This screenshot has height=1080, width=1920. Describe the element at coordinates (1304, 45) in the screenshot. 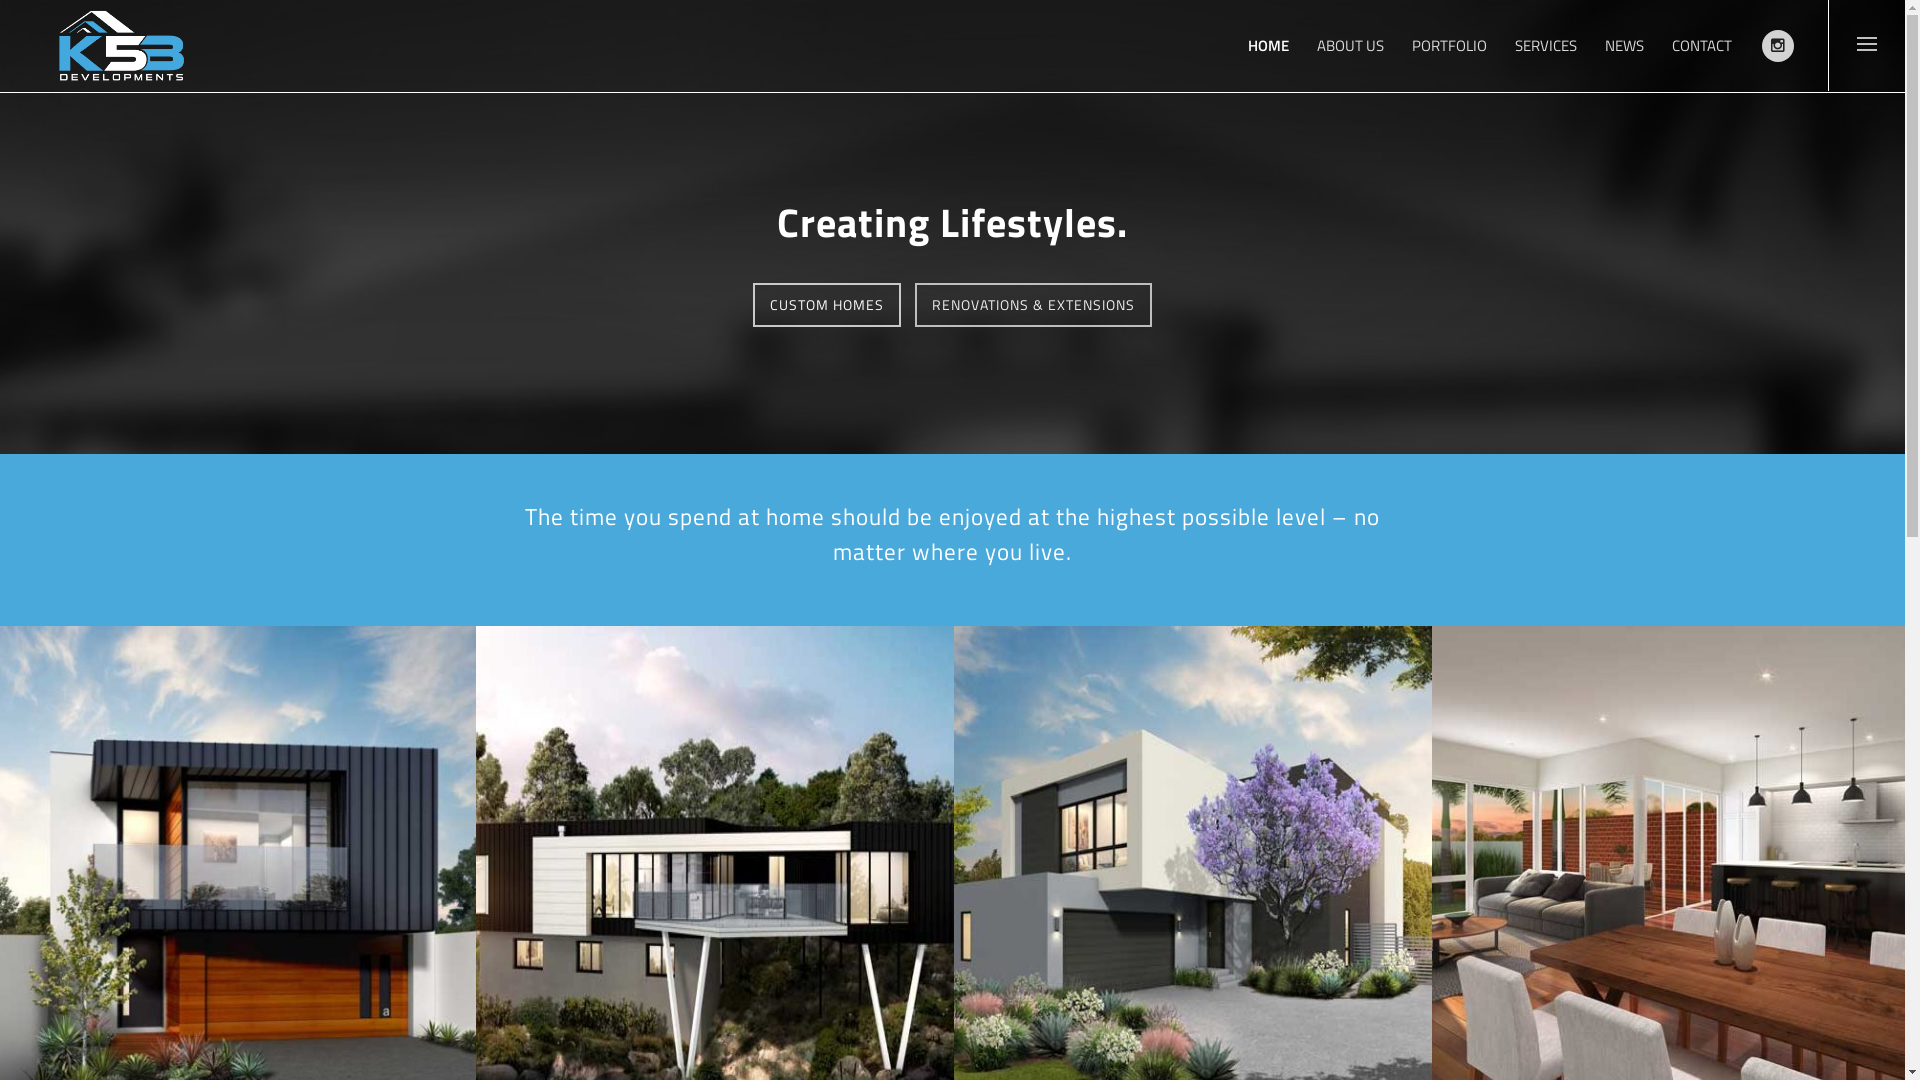

I see `'ABOUT US'` at that location.